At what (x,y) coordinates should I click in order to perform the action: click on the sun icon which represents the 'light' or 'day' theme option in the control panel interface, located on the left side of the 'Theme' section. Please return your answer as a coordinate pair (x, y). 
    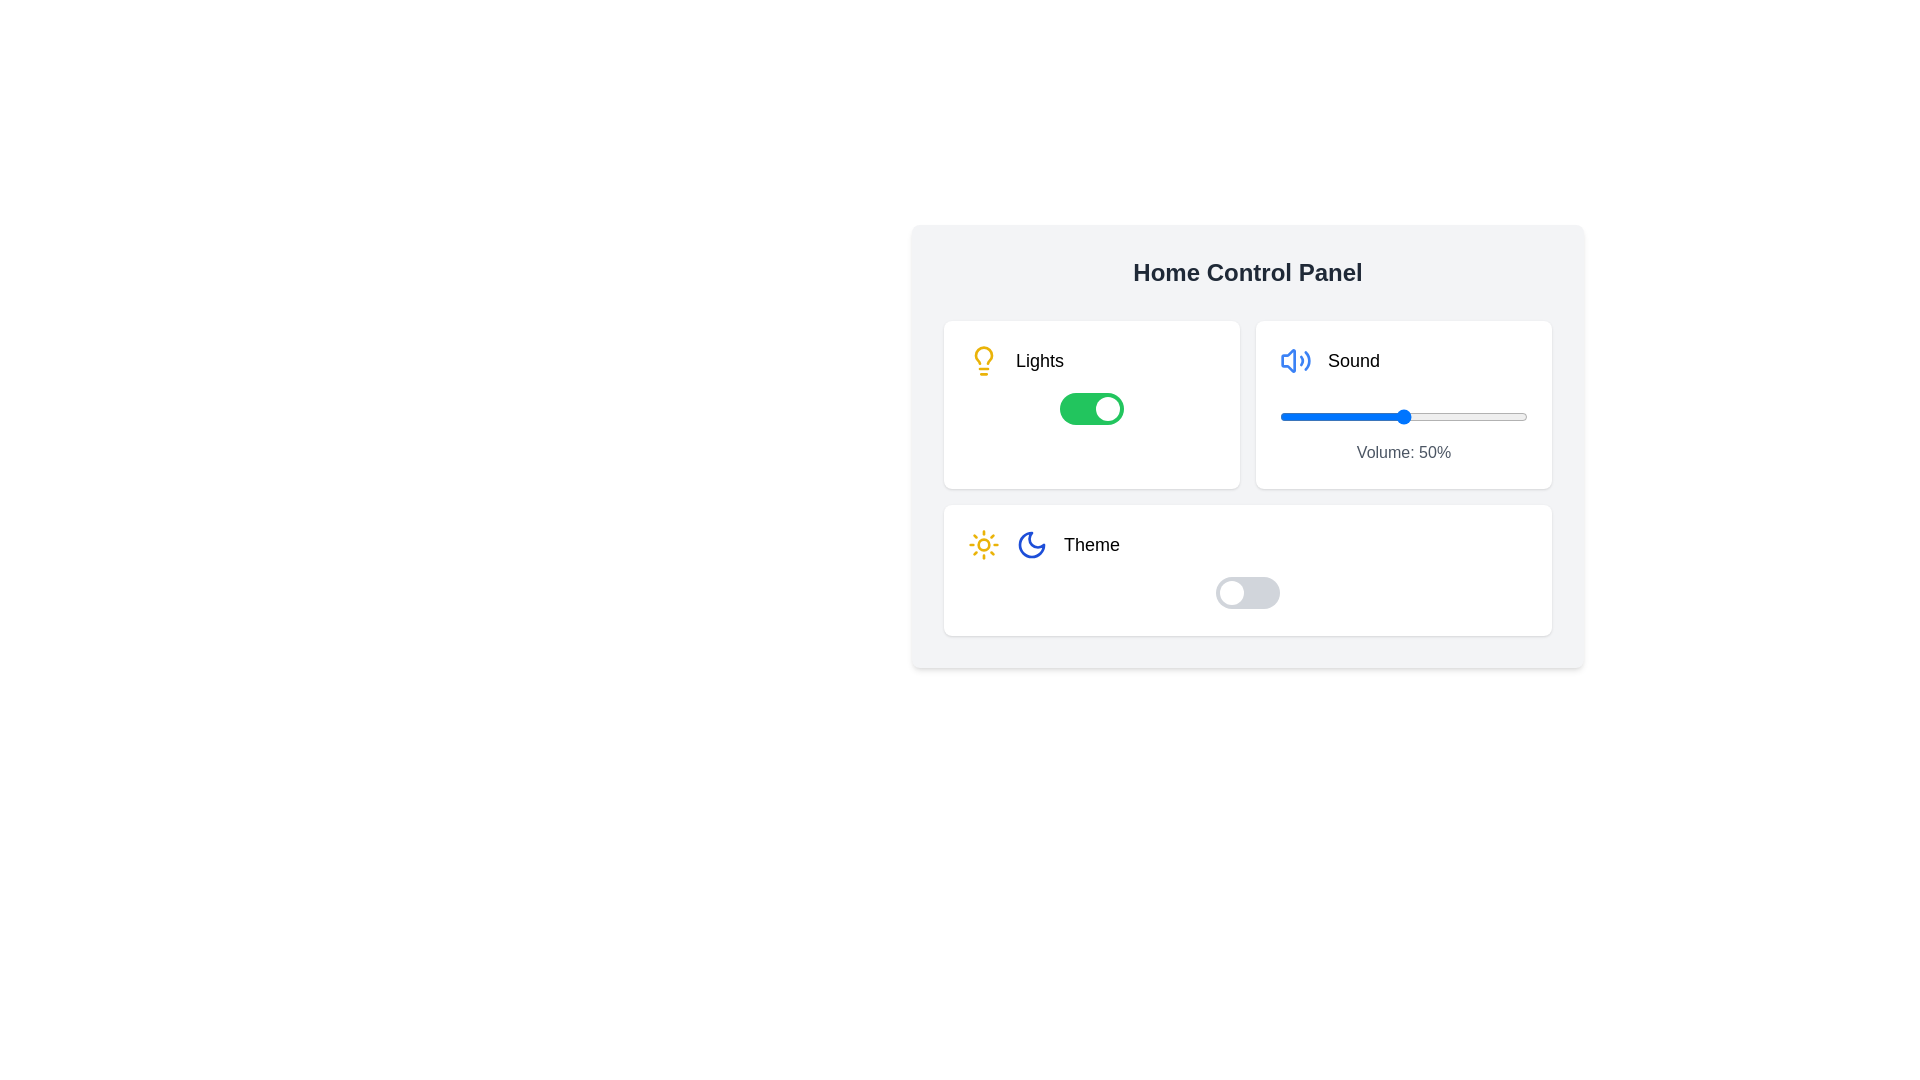
    Looking at the image, I should click on (983, 544).